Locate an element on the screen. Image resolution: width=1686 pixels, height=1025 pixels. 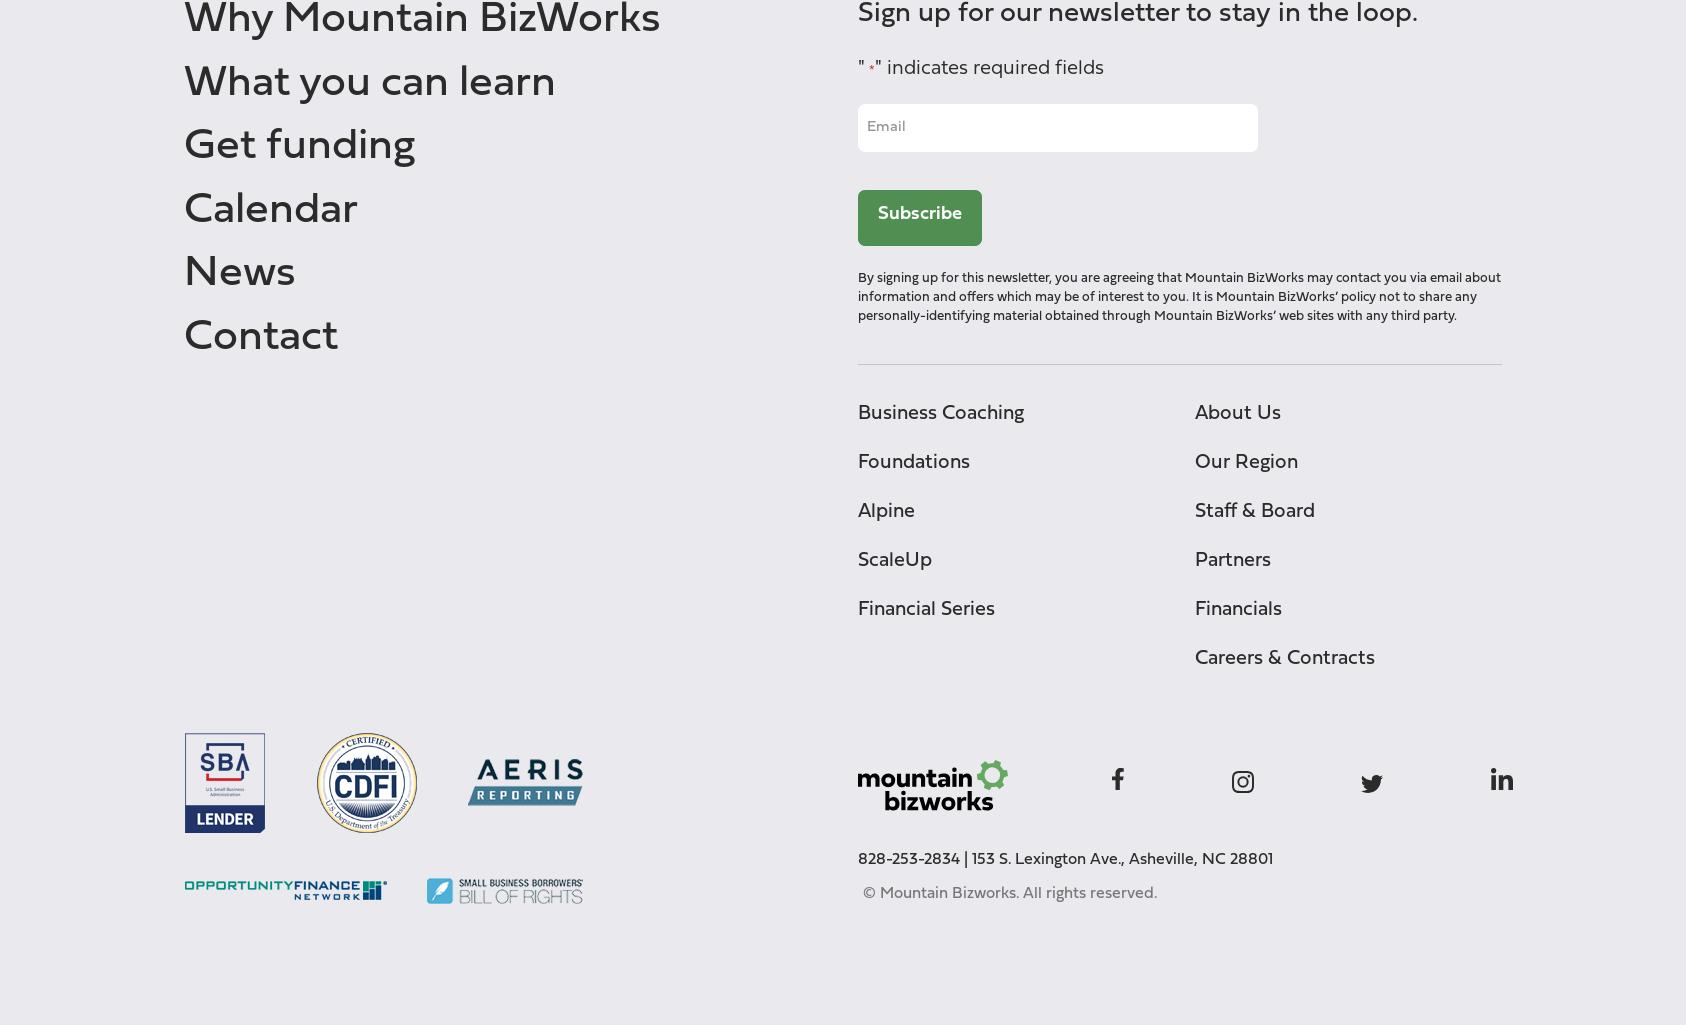
'828-253-2834' is located at coordinates (907, 859).